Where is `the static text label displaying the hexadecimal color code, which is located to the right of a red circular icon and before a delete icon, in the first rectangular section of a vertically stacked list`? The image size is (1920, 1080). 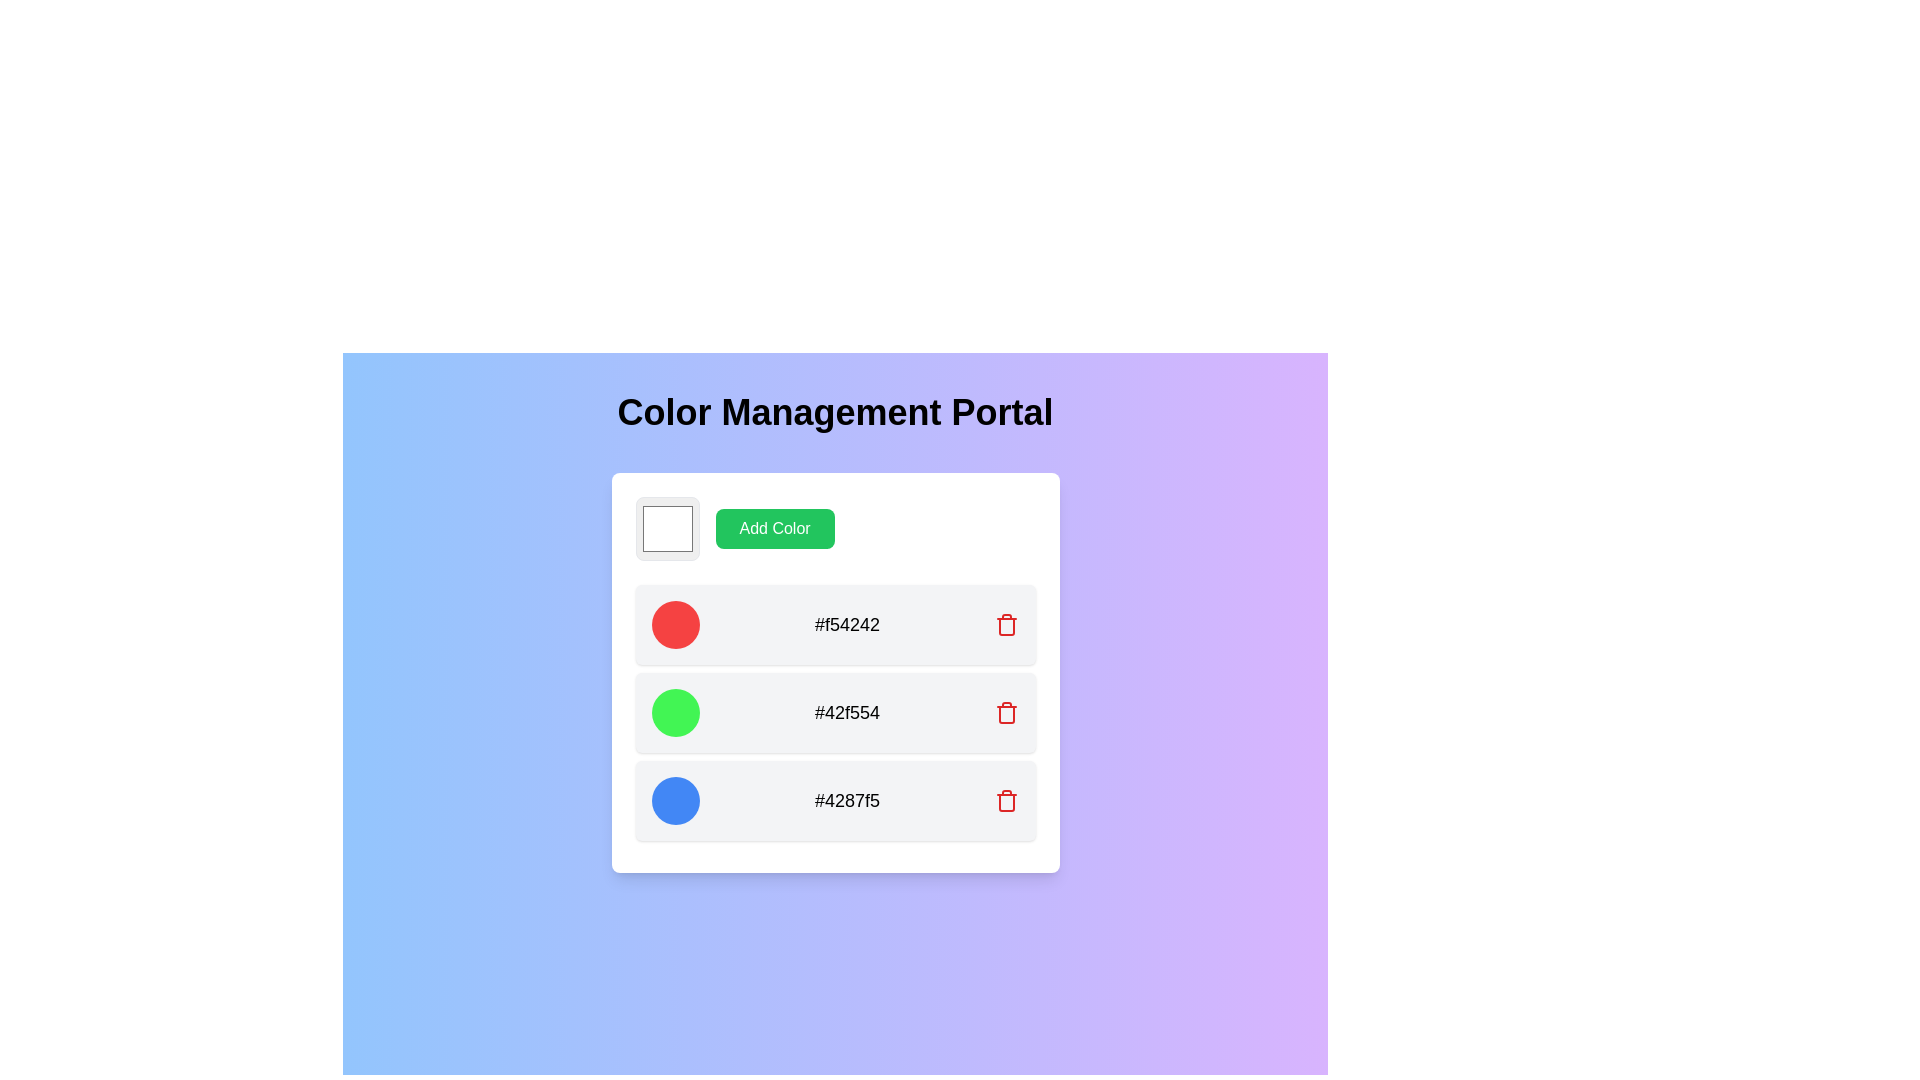 the static text label displaying the hexadecimal color code, which is located to the right of a red circular icon and before a delete icon, in the first rectangular section of a vertically stacked list is located at coordinates (847, 623).